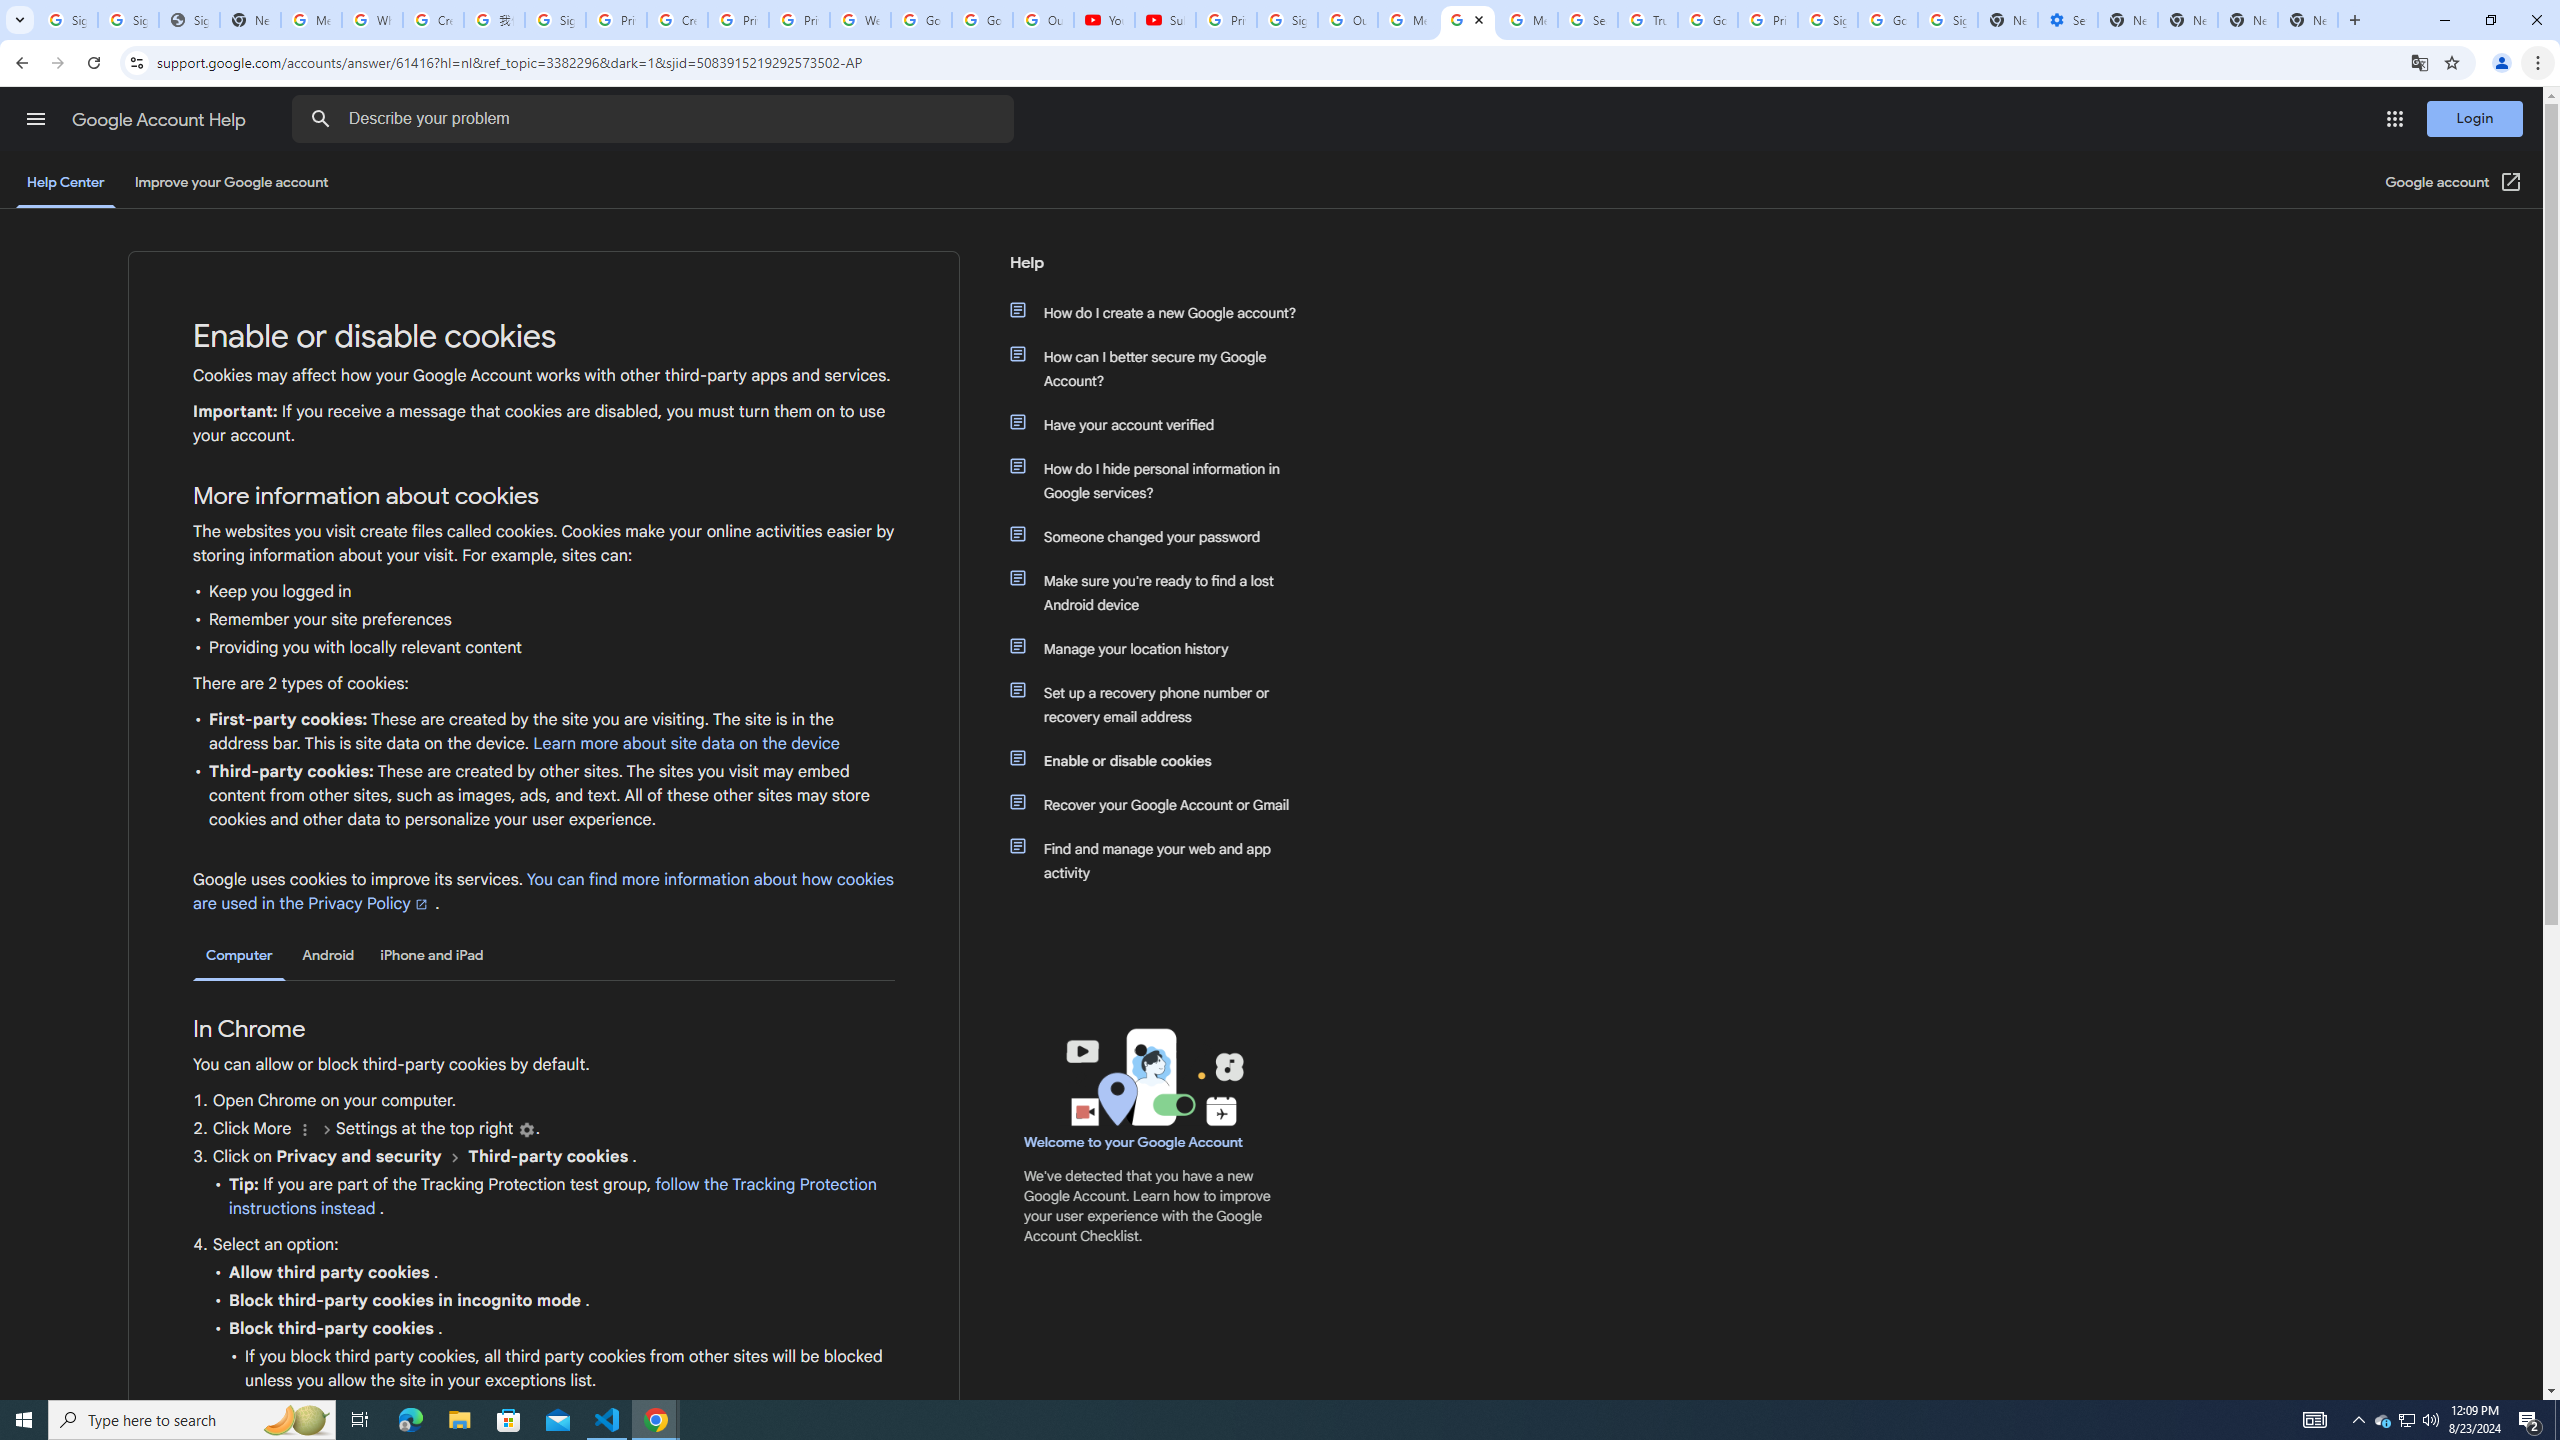 The width and height of the screenshot is (2560, 1440). What do you see at coordinates (231, 181) in the screenshot?
I see `'Improve your Google account'` at bounding box center [231, 181].